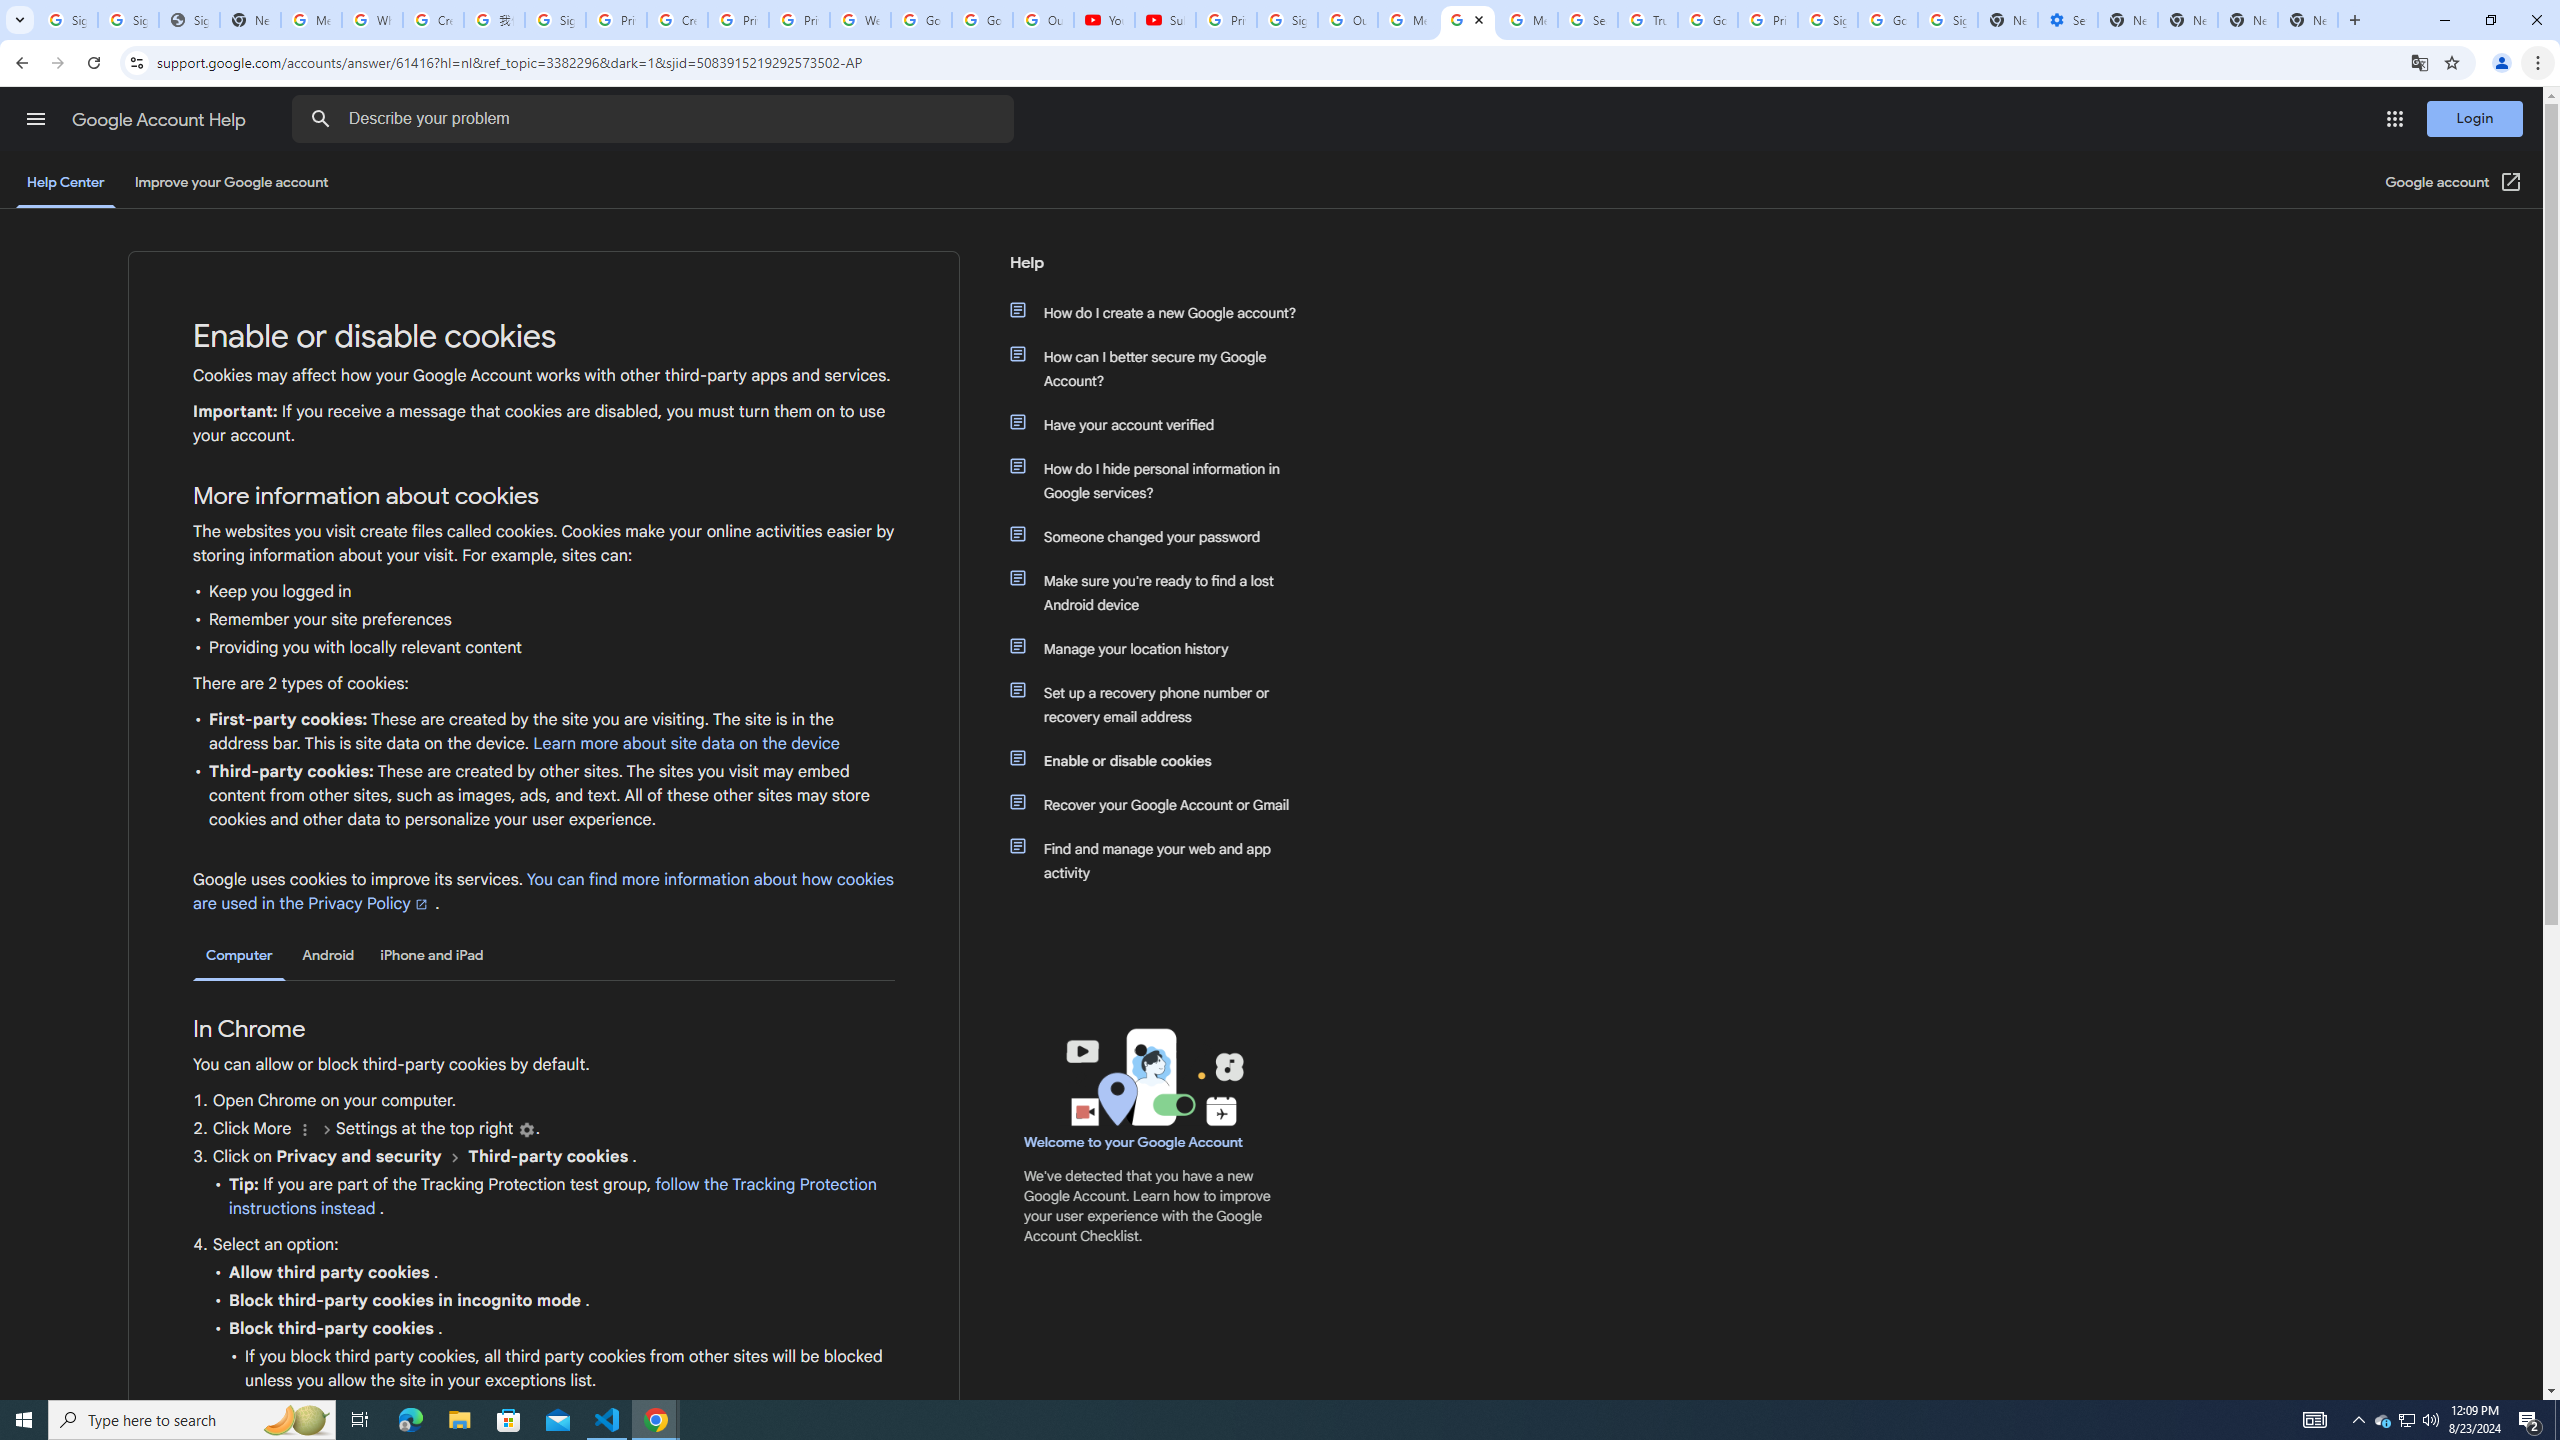 The width and height of the screenshot is (2560, 1440). What do you see at coordinates (231, 181) in the screenshot?
I see `'Improve your Google account'` at bounding box center [231, 181].